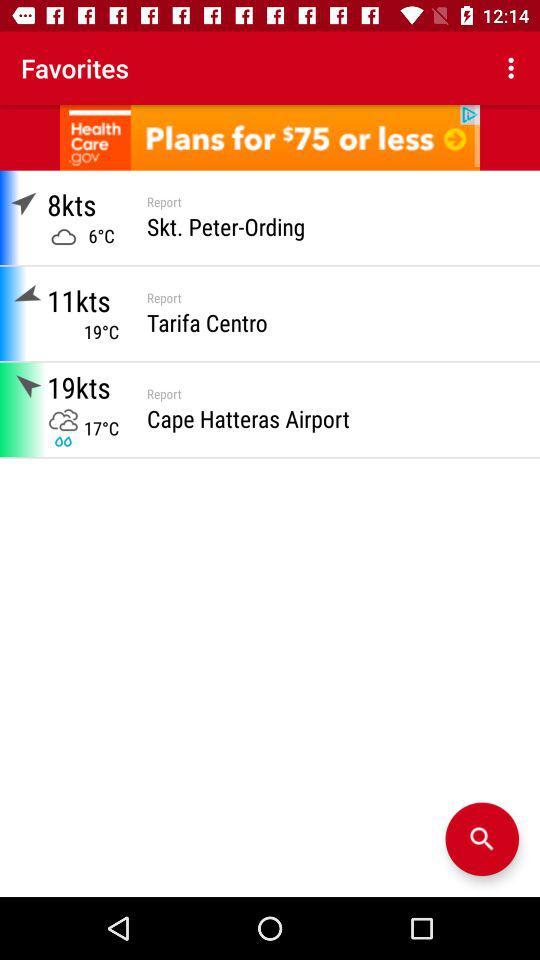 Image resolution: width=540 pixels, height=960 pixels. I want to click on cloud icon below 19kts, so click(63, 419).